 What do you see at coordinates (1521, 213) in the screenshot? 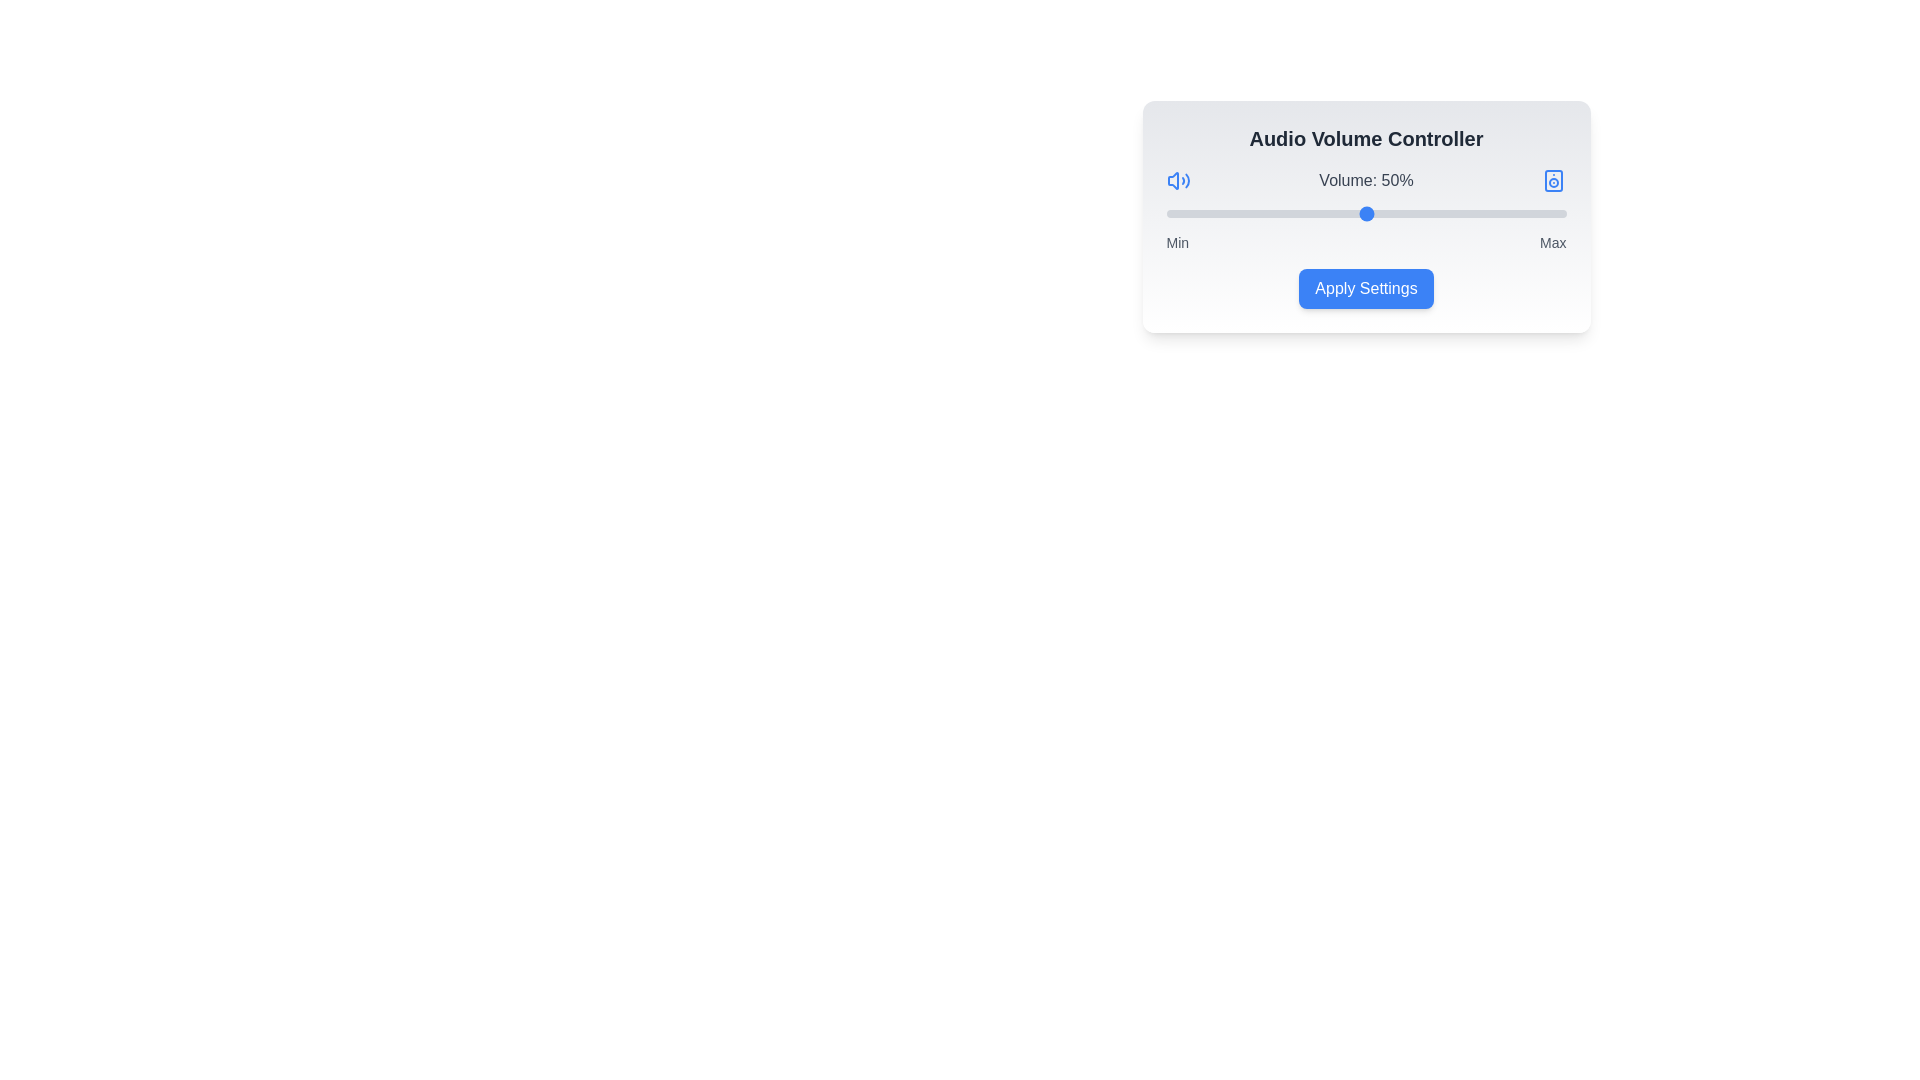
I see `the slider to set the volume to 89%` at bounding box center [1521, 213].